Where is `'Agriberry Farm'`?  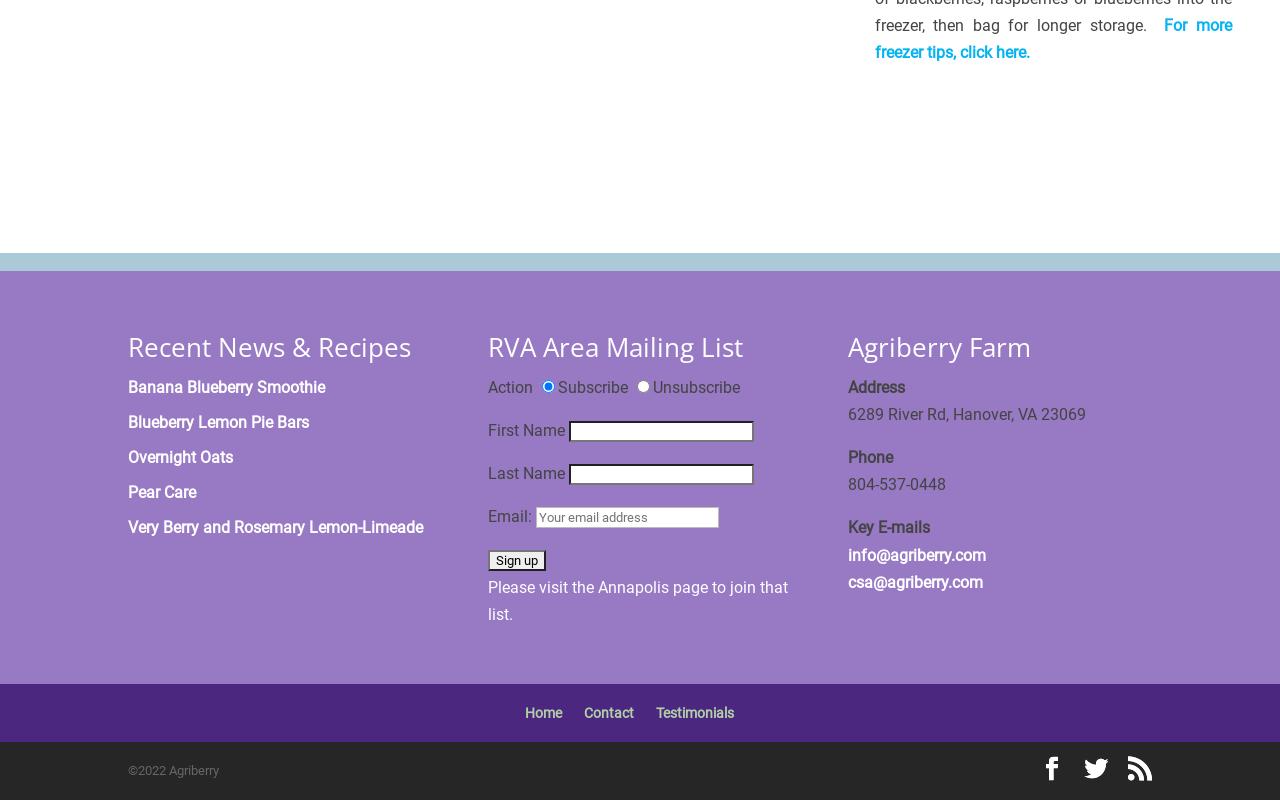 'Agriberry Farm' is located at coordinates (938, 345).